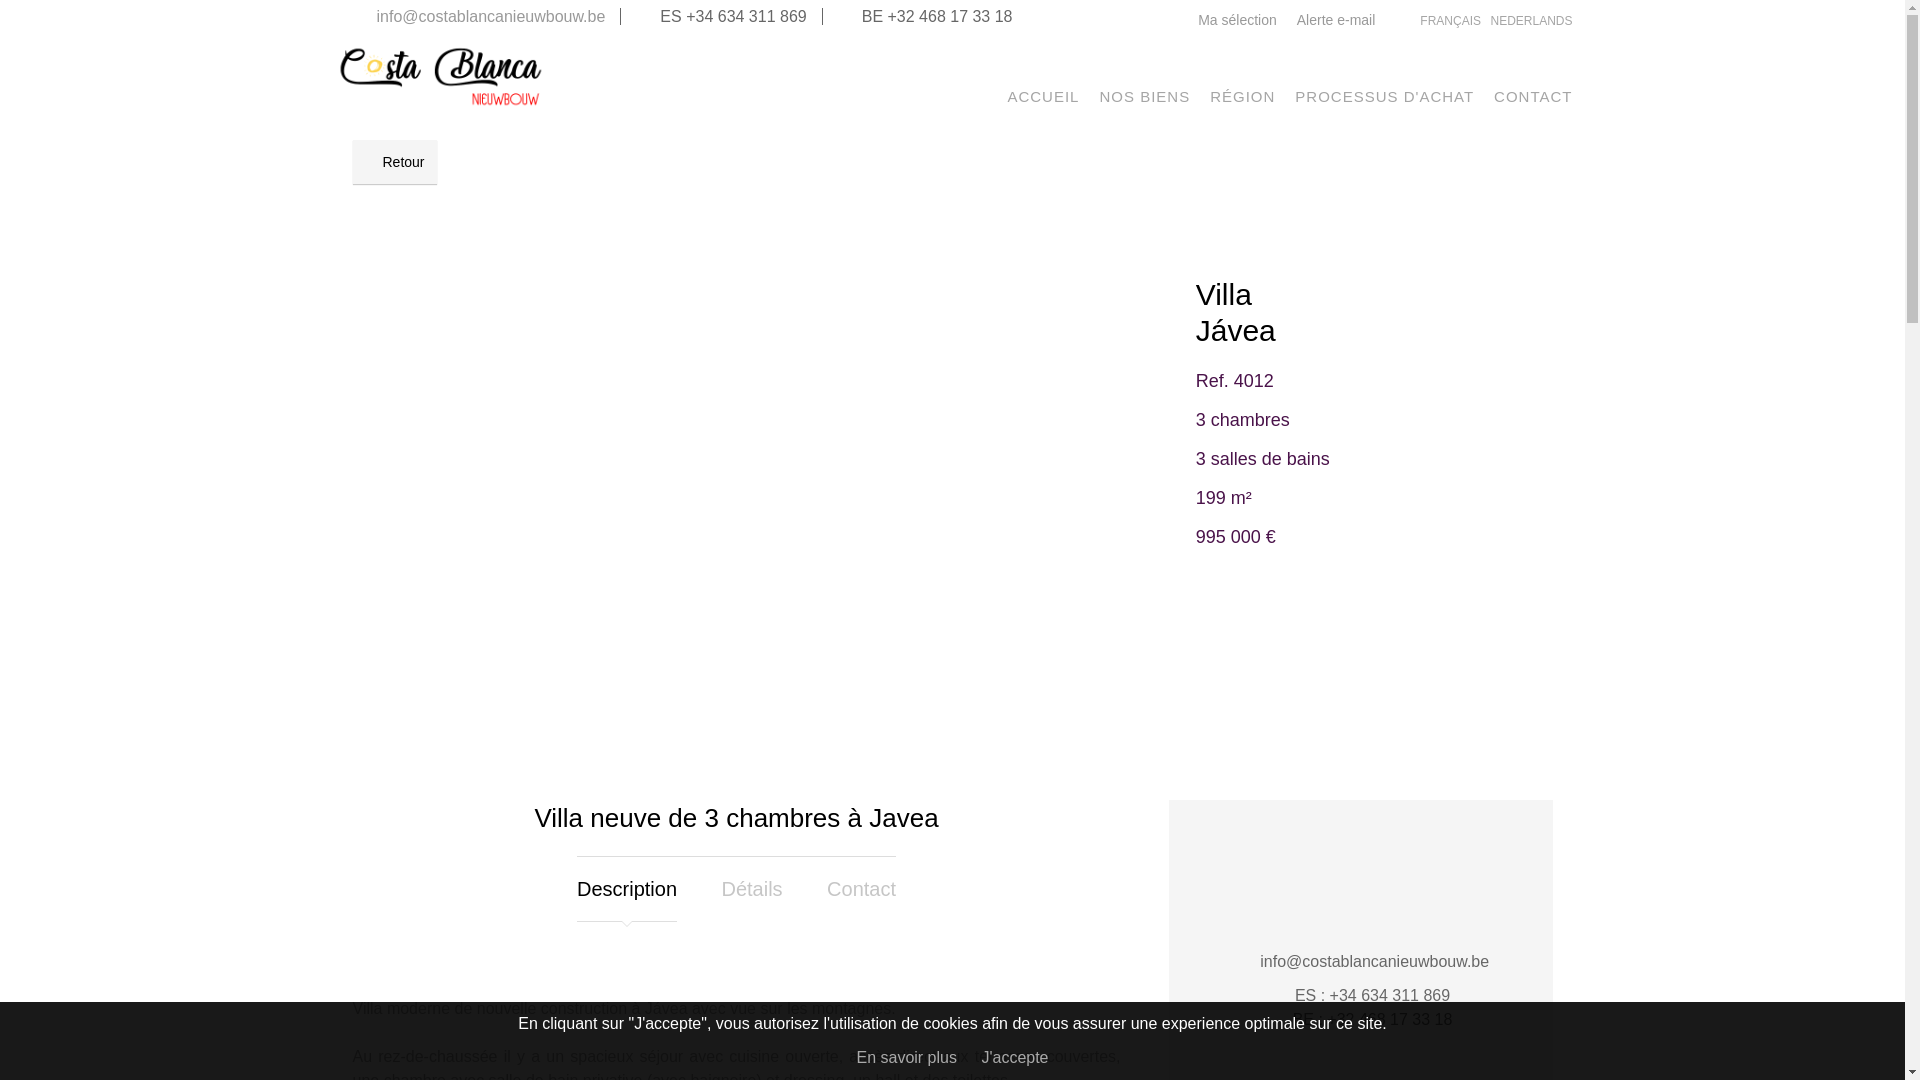 This screenshot has height=1080, width=1920. I want to click on 'J'accepte', so click(1014, 1056).